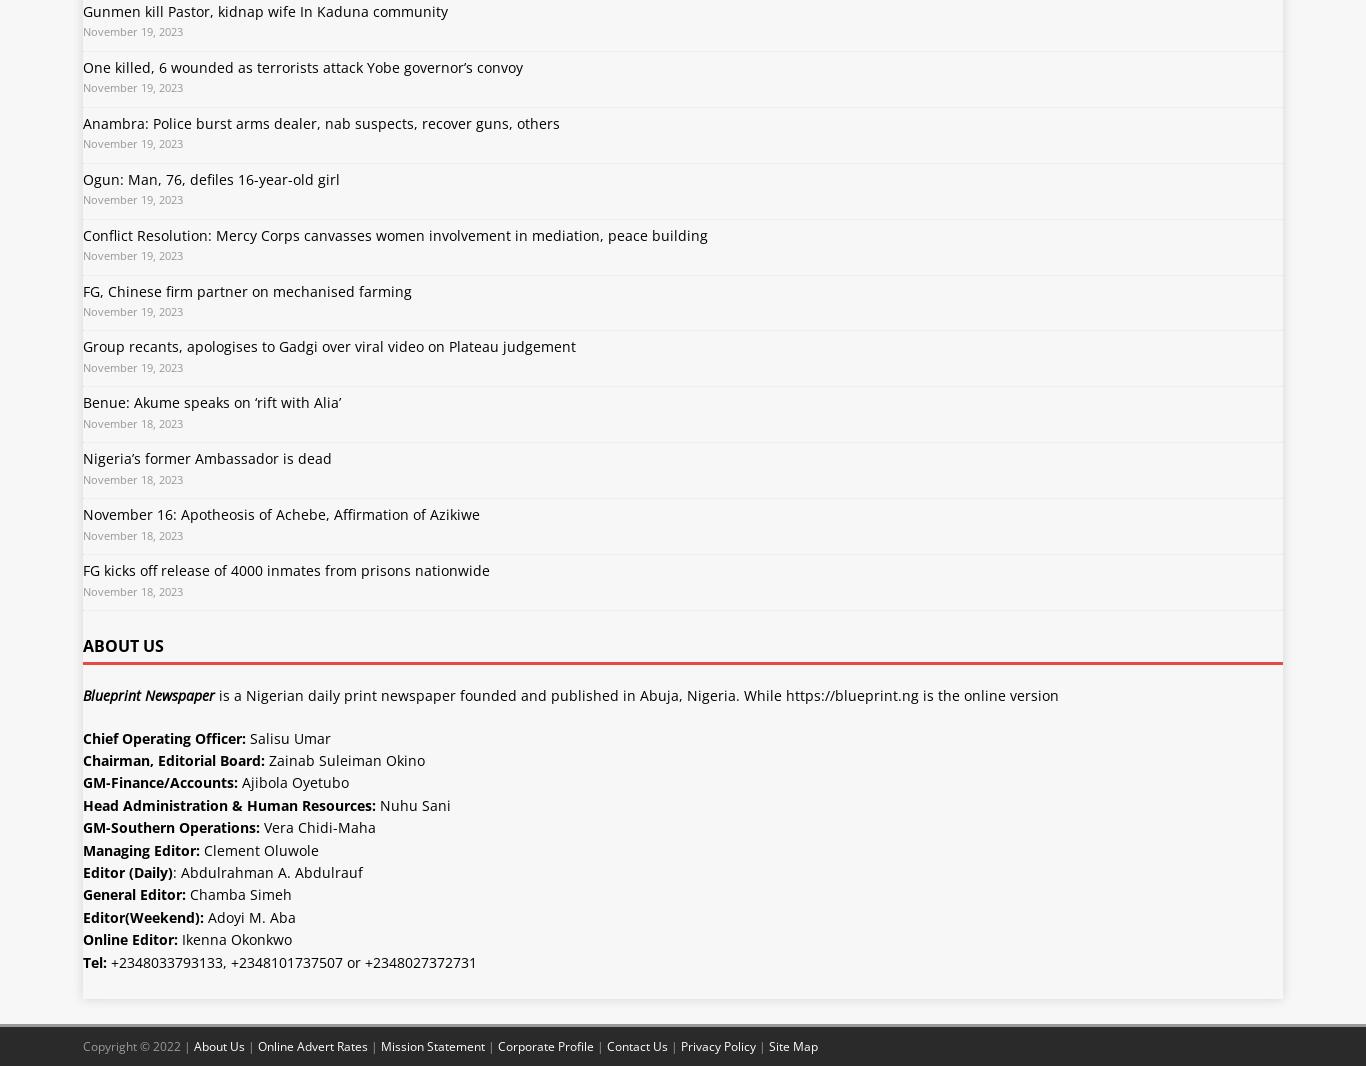  What do you see at coordinates (793, 1045) in the screenshot?
I see `'Site Map'` at bounding box center [793, 1045].